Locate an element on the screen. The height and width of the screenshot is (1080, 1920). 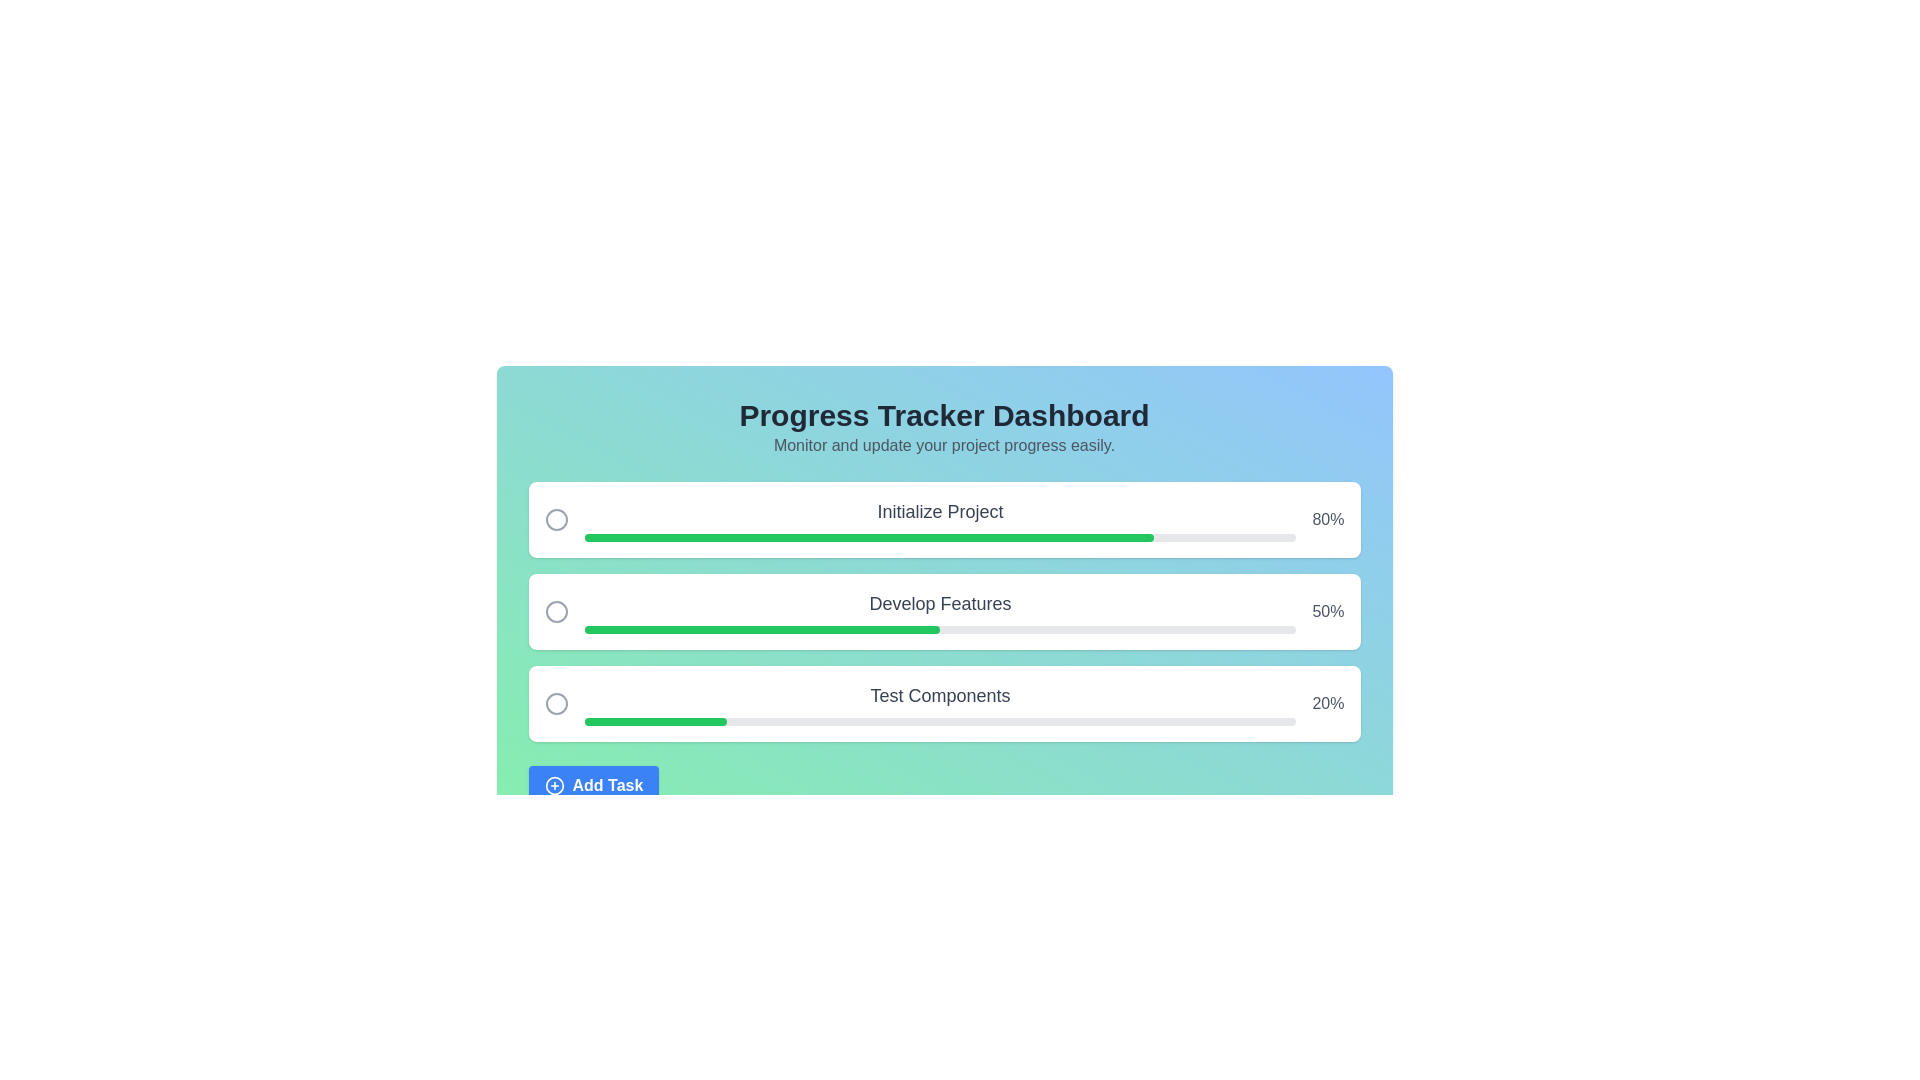
the static text label that reads 'Monitor and update your project progress easily.' located below the 'Progress Tracker Dashboard' header is located at coordinates (943, 445).